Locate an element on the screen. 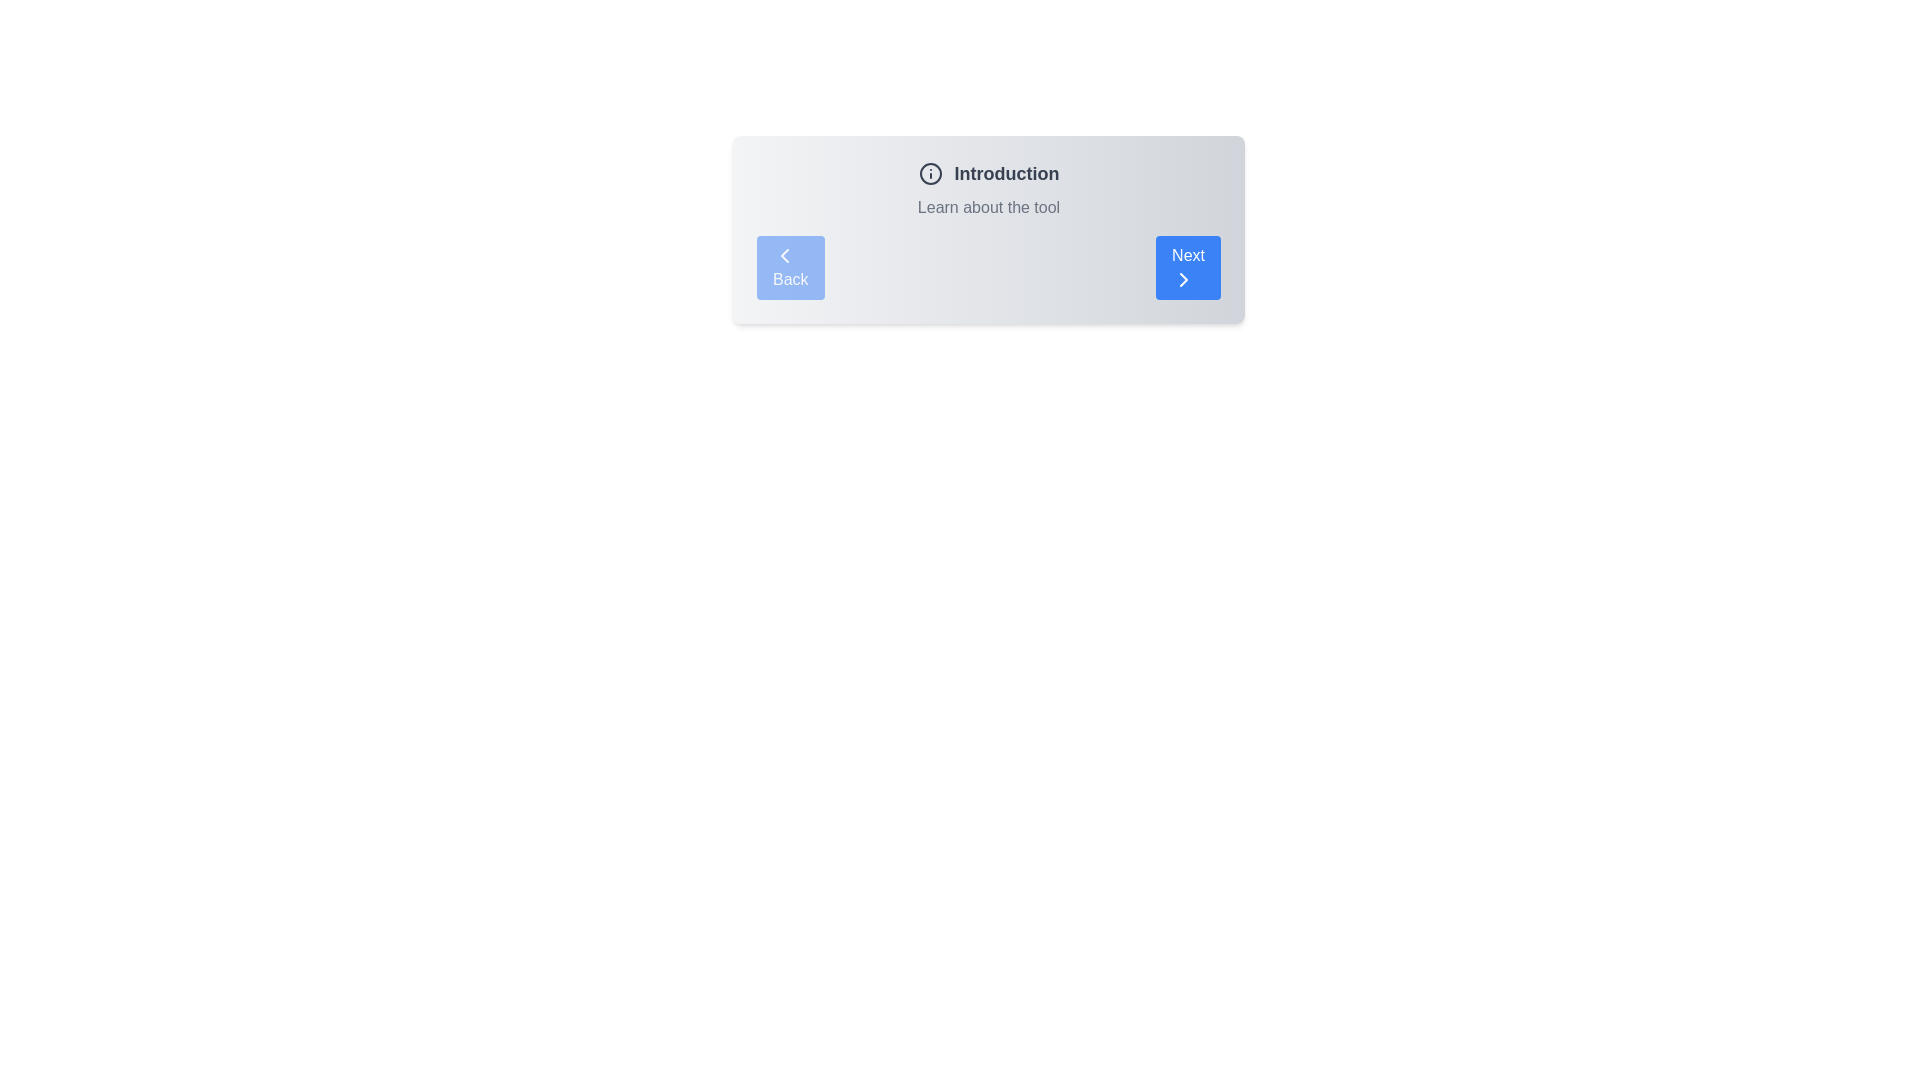  the rightmost button in the horizontal layout to observe the hover effect is located at coordinates (1188, 266).